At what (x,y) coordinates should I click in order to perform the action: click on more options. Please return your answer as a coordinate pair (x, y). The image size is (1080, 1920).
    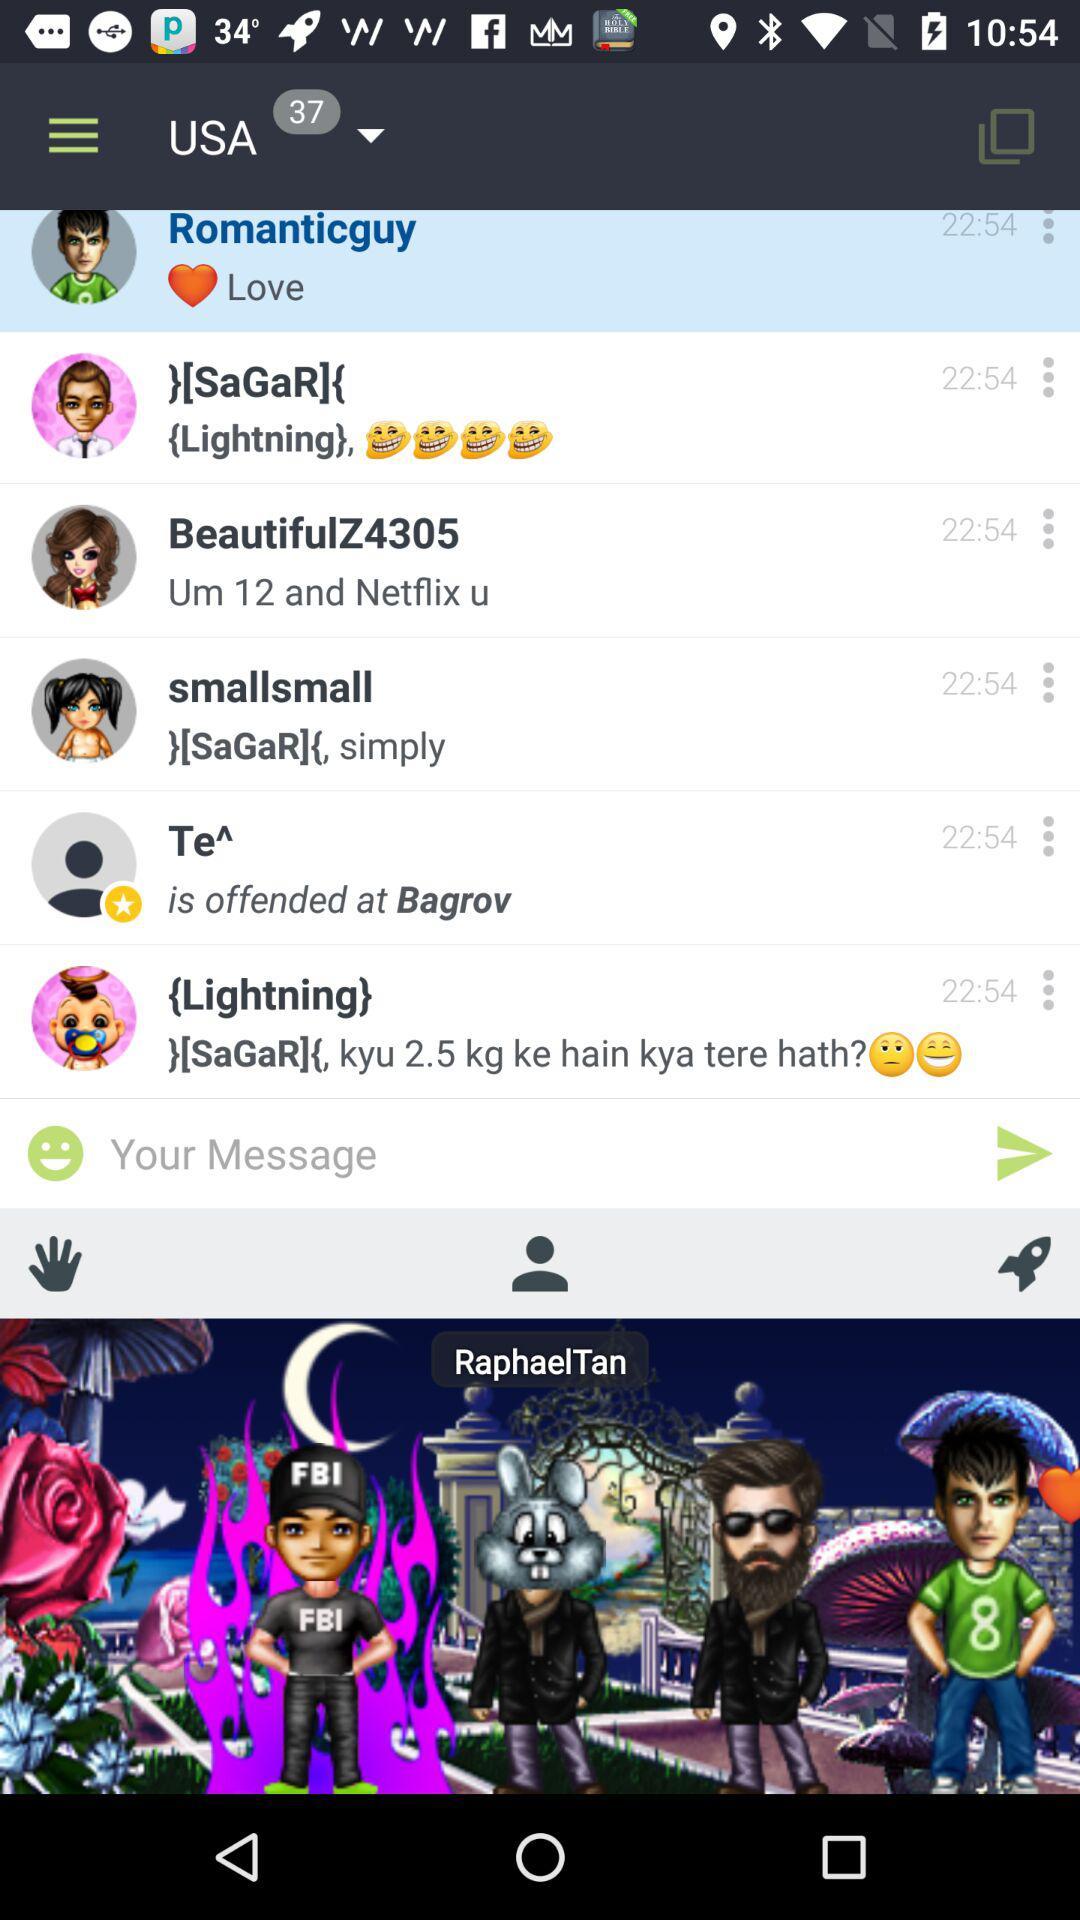
    Looking at the image, I should click on (1047, 836).